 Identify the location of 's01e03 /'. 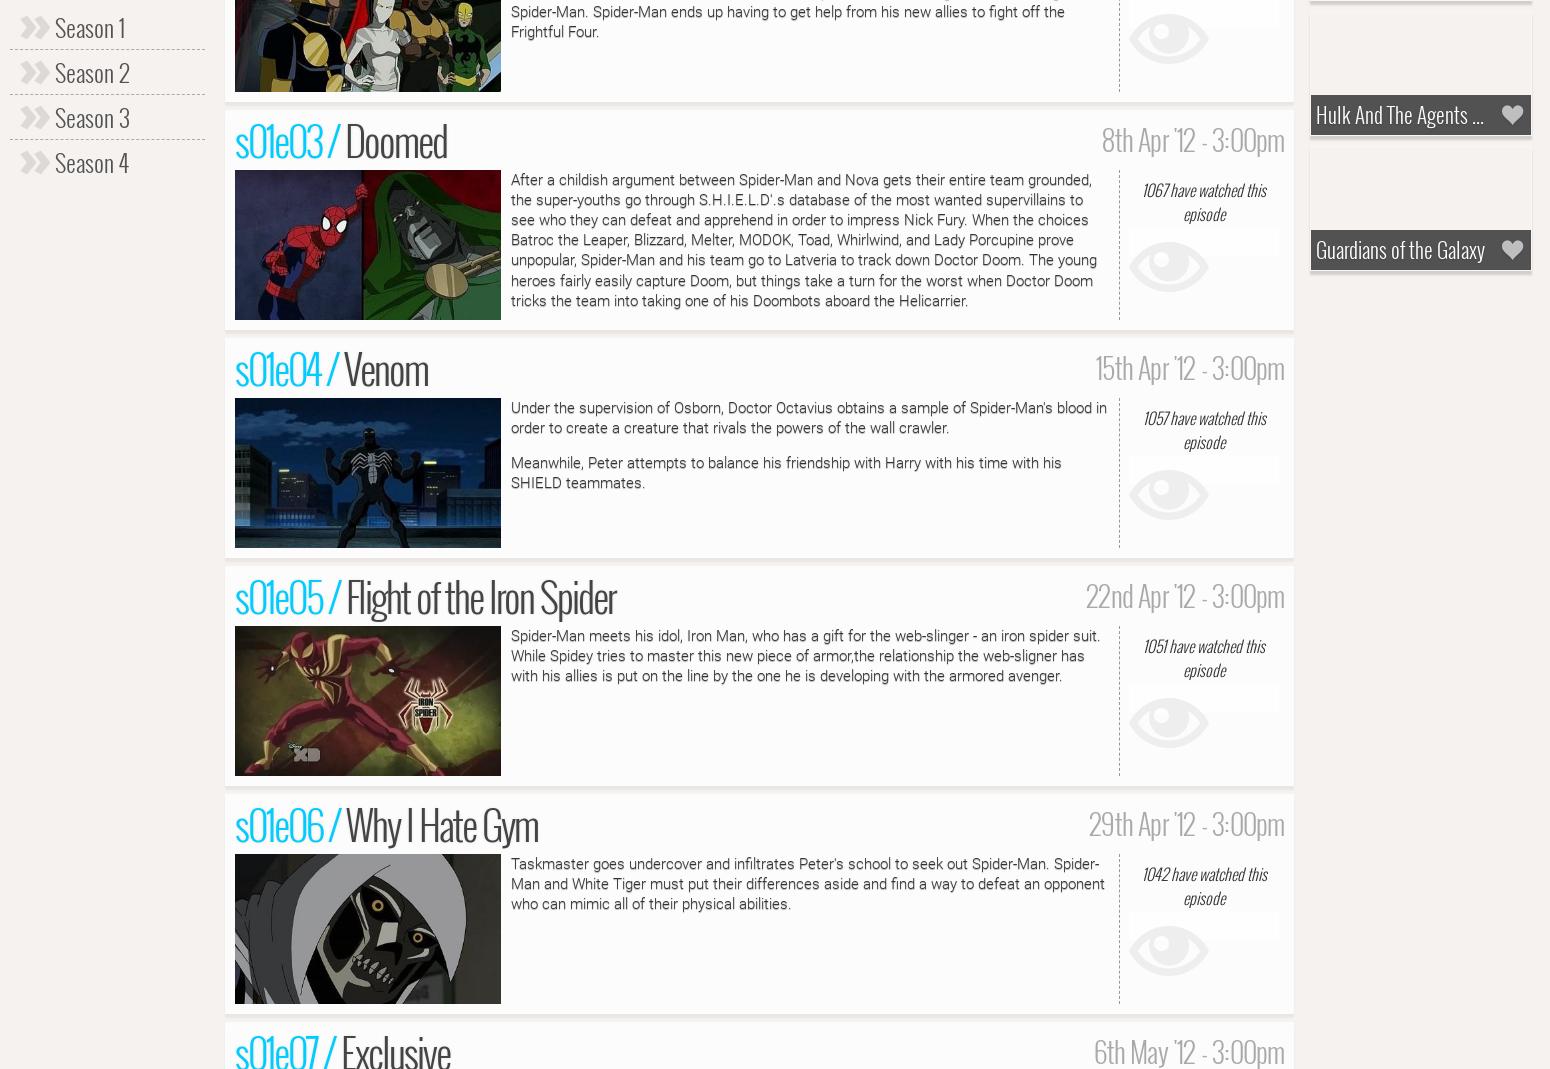
(290, 138).